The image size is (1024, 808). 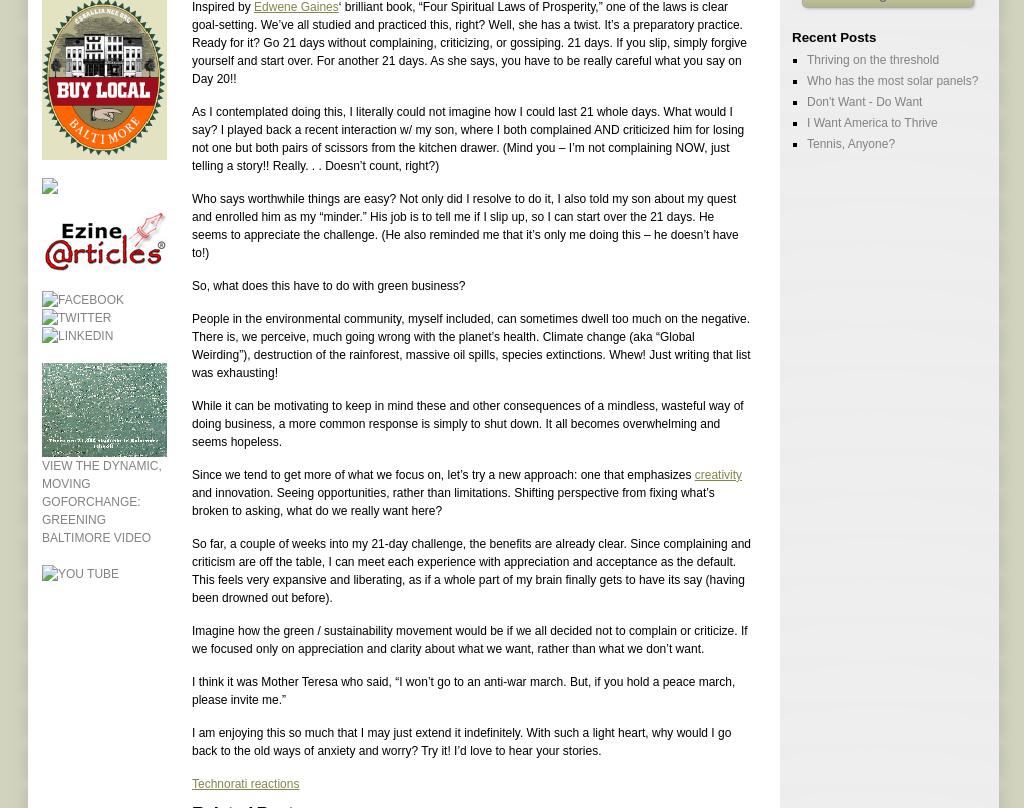 What do you see at coordinates (467, 137) in the screenshot?
I see `'As I contemplated doing this, I literally could not imagine how I could last 21 whole days. What would I say? I played back a recent interaction w/ my son, where I both complained AND criticized him for losing not one but both pairs of scissors from the kitchen drawer. (Mind you – I’m not complaining NOW, just telling a story!! Really. . . Doesn’t count, right?)'` at bounding box center [467, 137].